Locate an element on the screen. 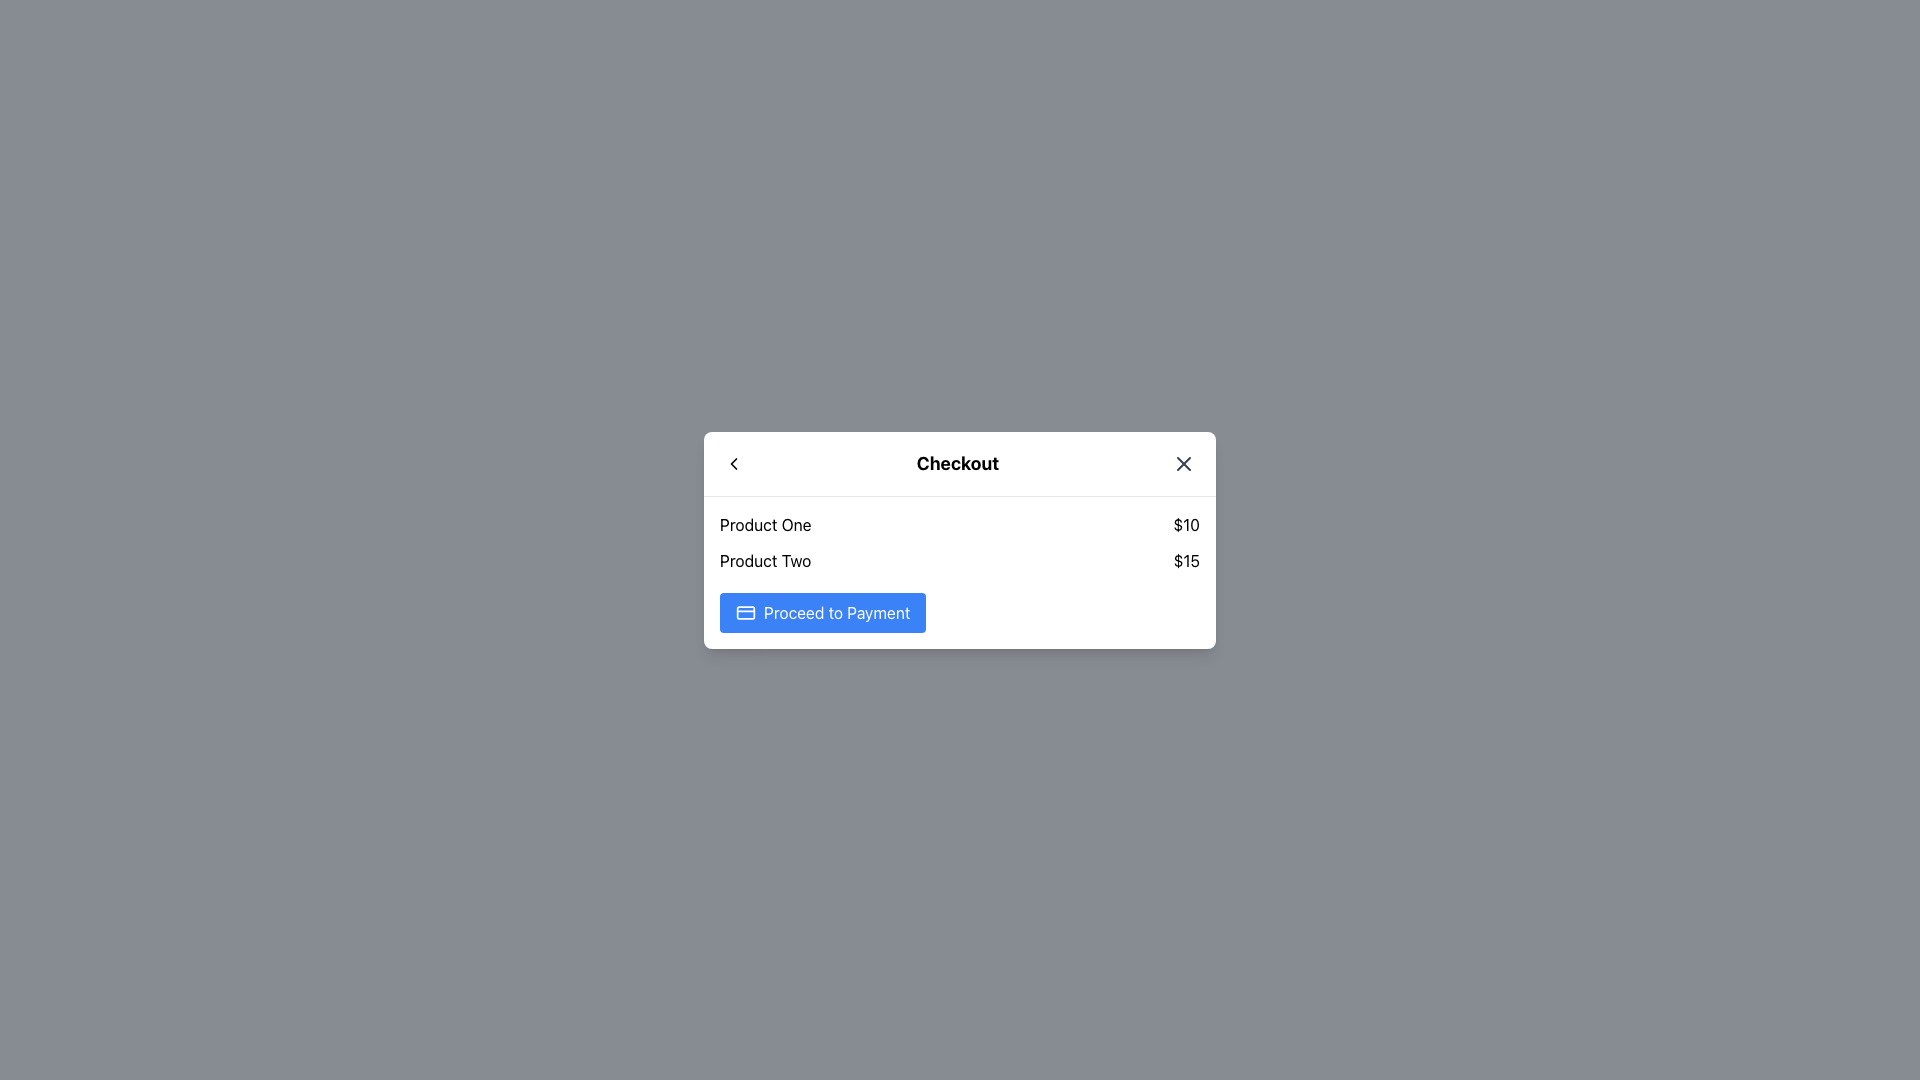 The width and height of the screenshot is (1920, 1080). the price display for 'Product One' located under the 'Checkout' header, aligned horizontally with 'Product One' and to its far right is located at coordinates (1186, 523).